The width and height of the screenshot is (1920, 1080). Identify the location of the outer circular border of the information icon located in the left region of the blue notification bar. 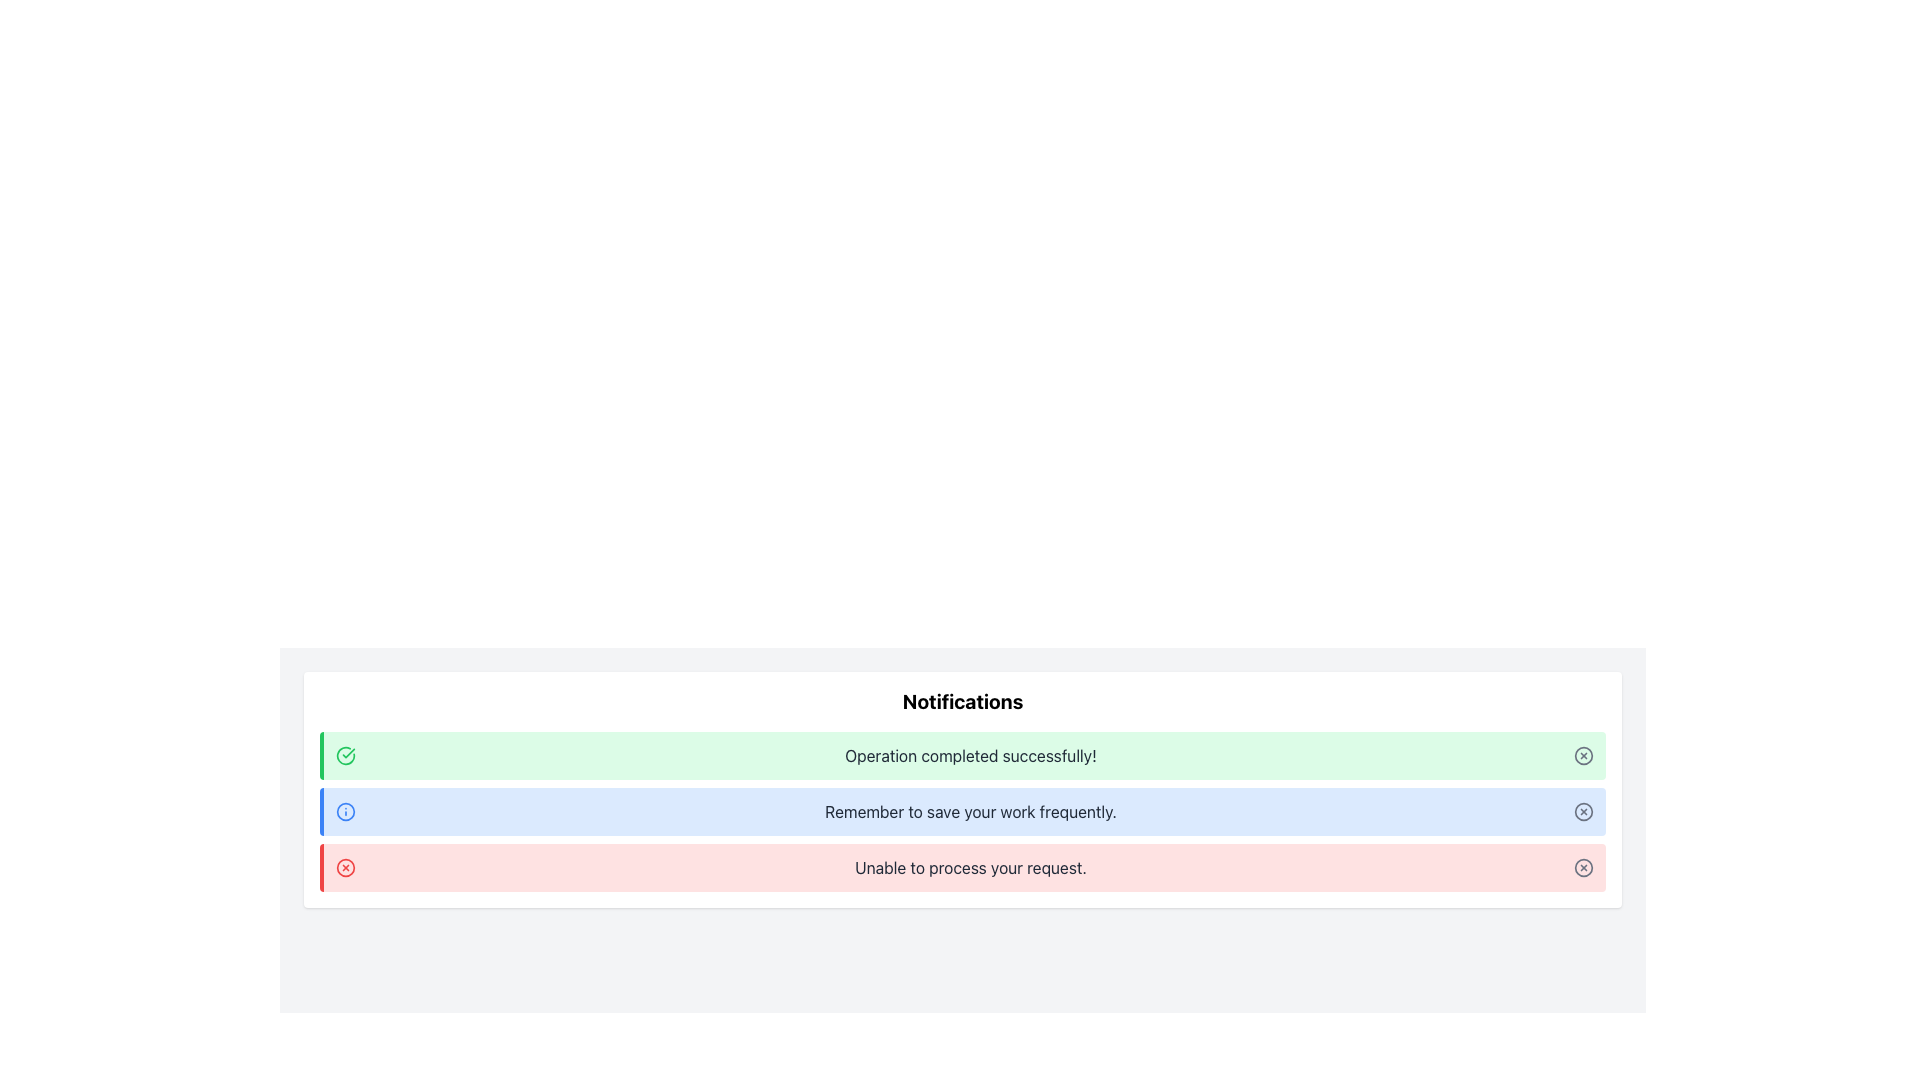
(345, 812).